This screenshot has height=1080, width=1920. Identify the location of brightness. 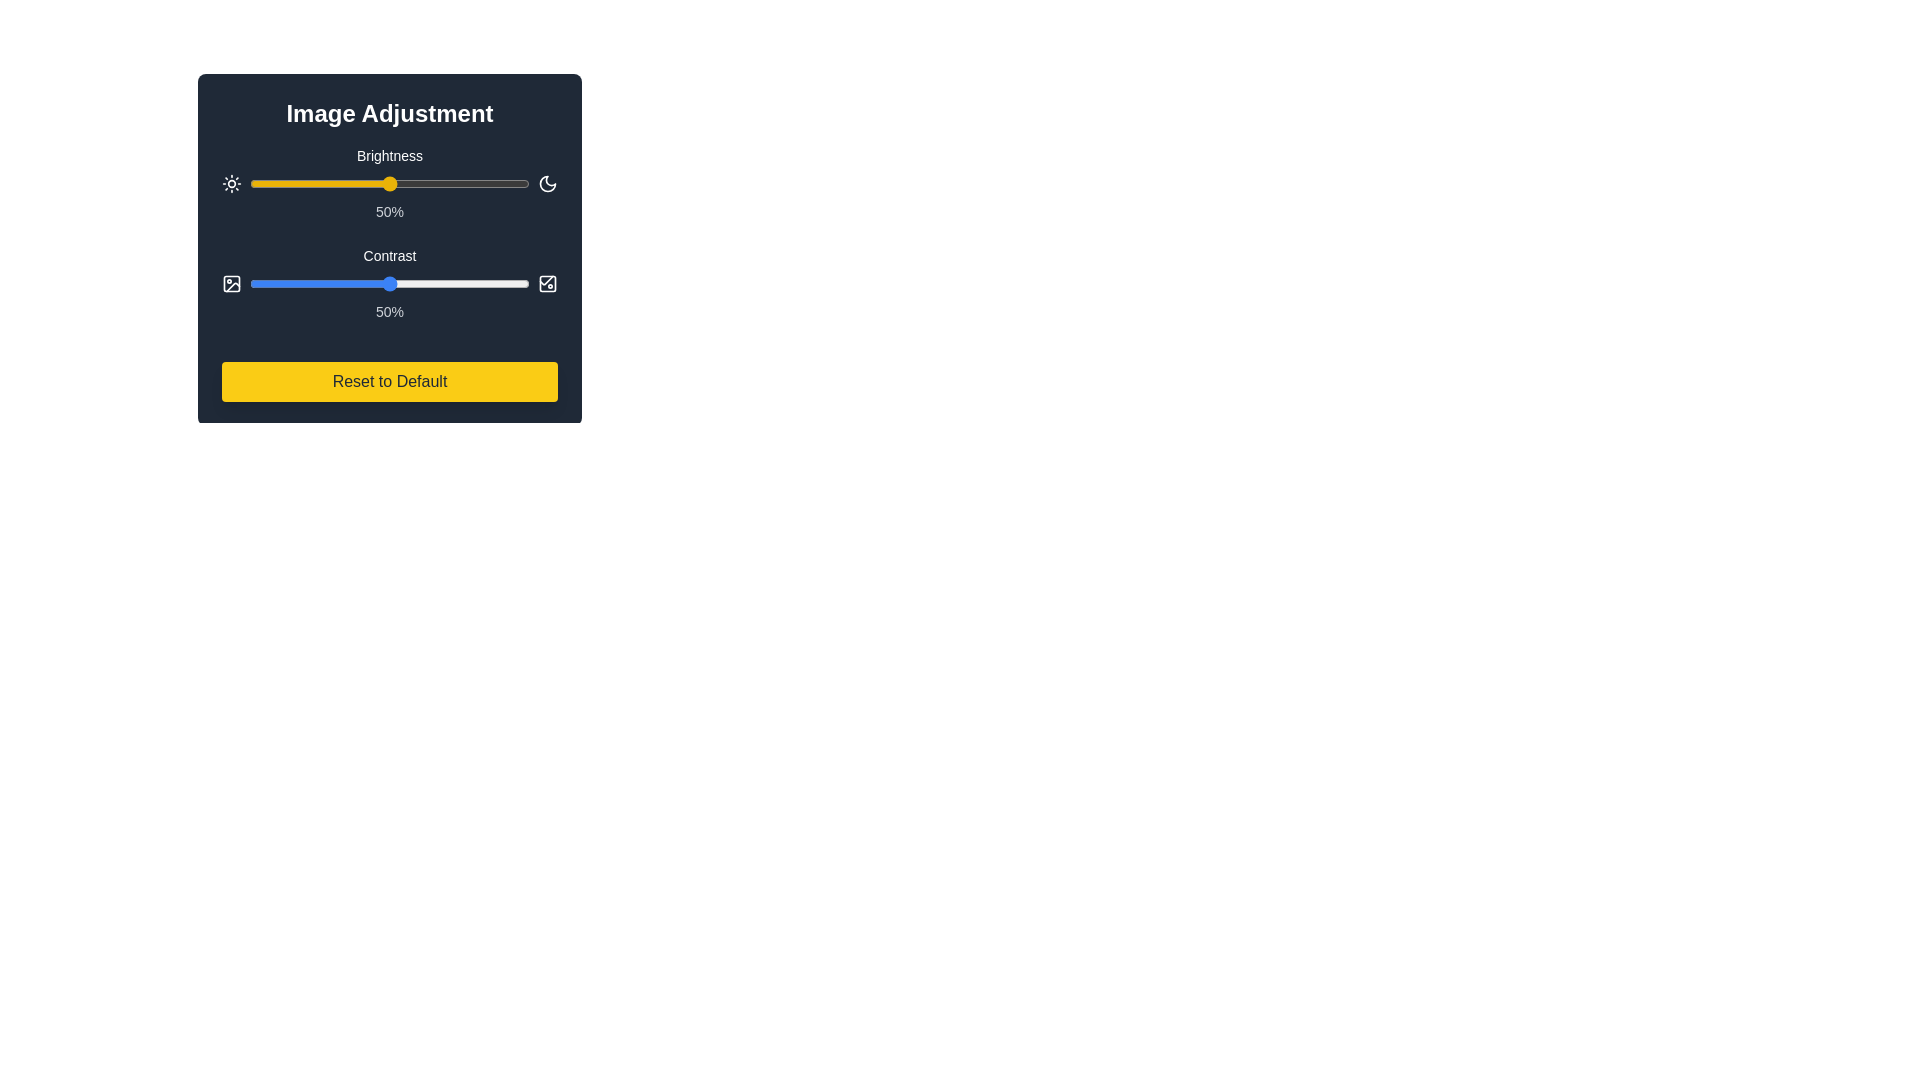
(328, 184).